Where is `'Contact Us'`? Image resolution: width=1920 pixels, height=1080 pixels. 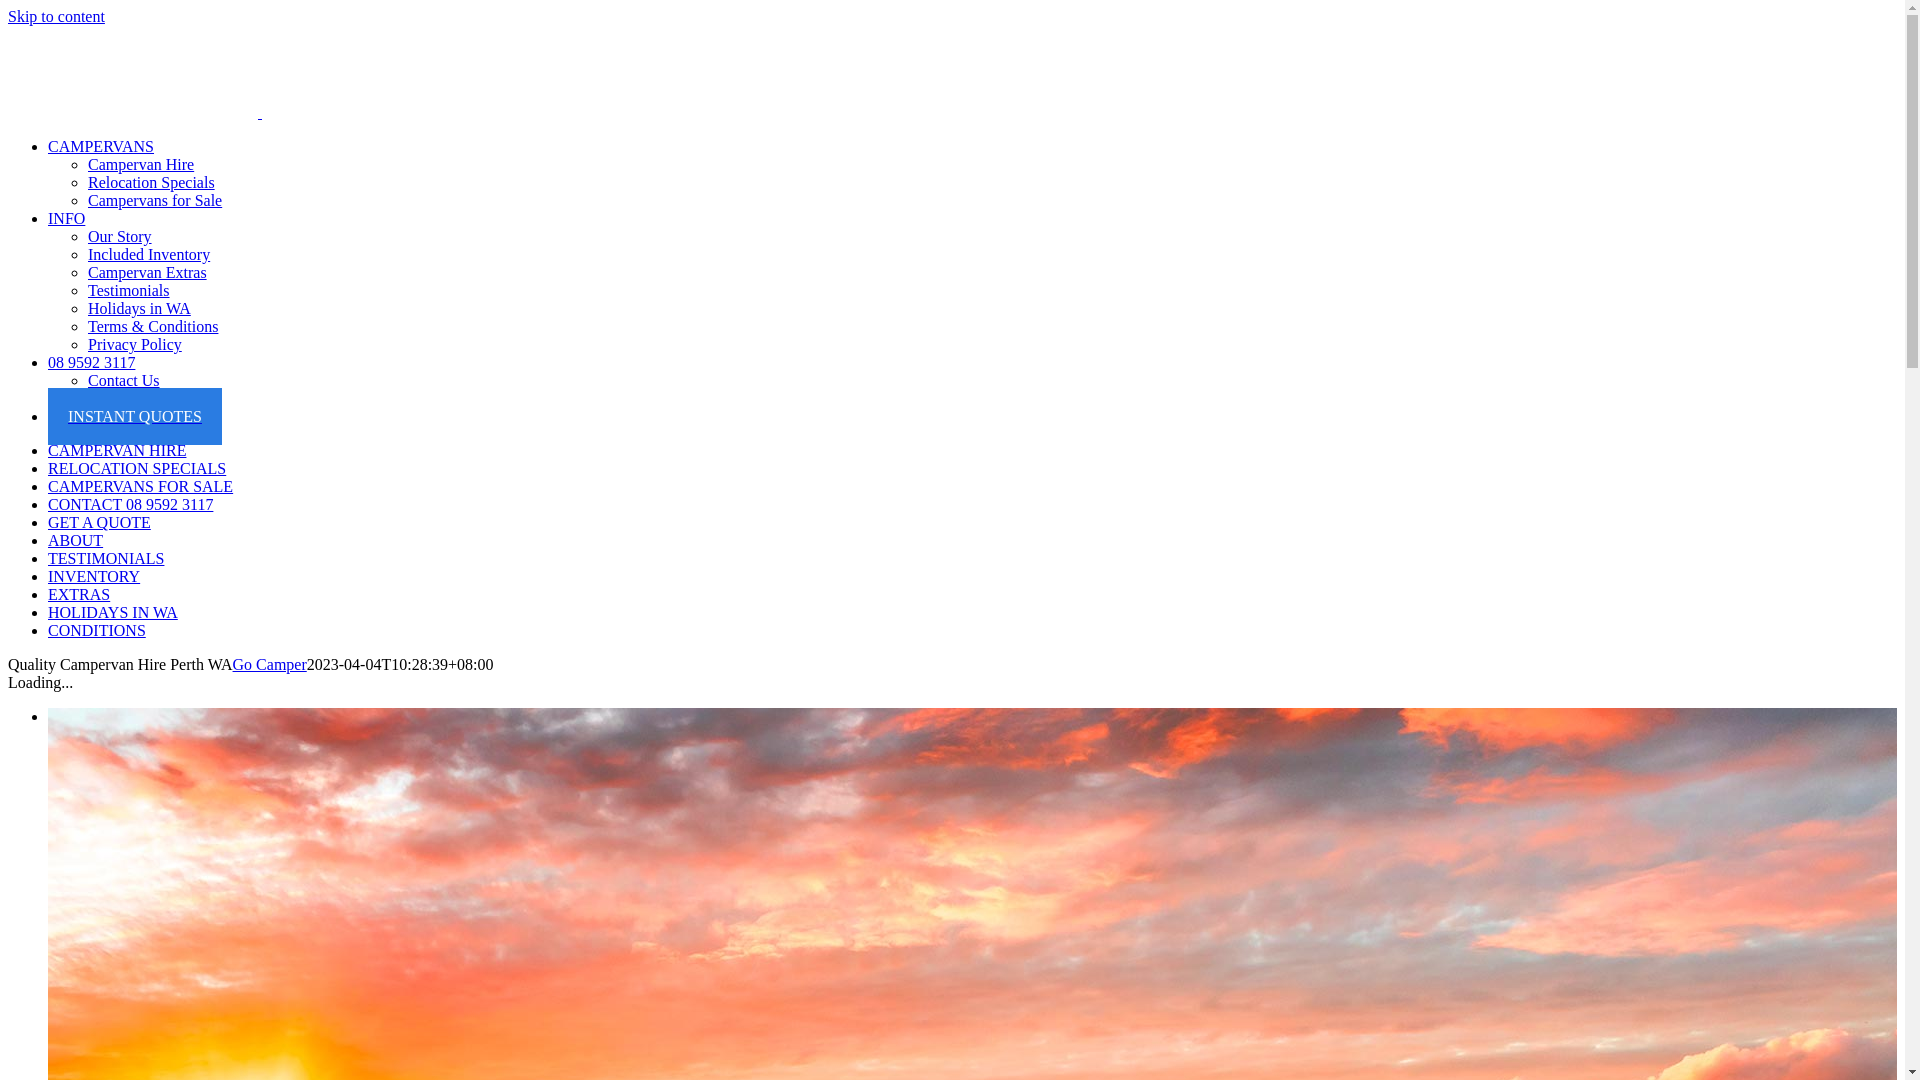
'Contact Us' is located at coordinates (123, 380).